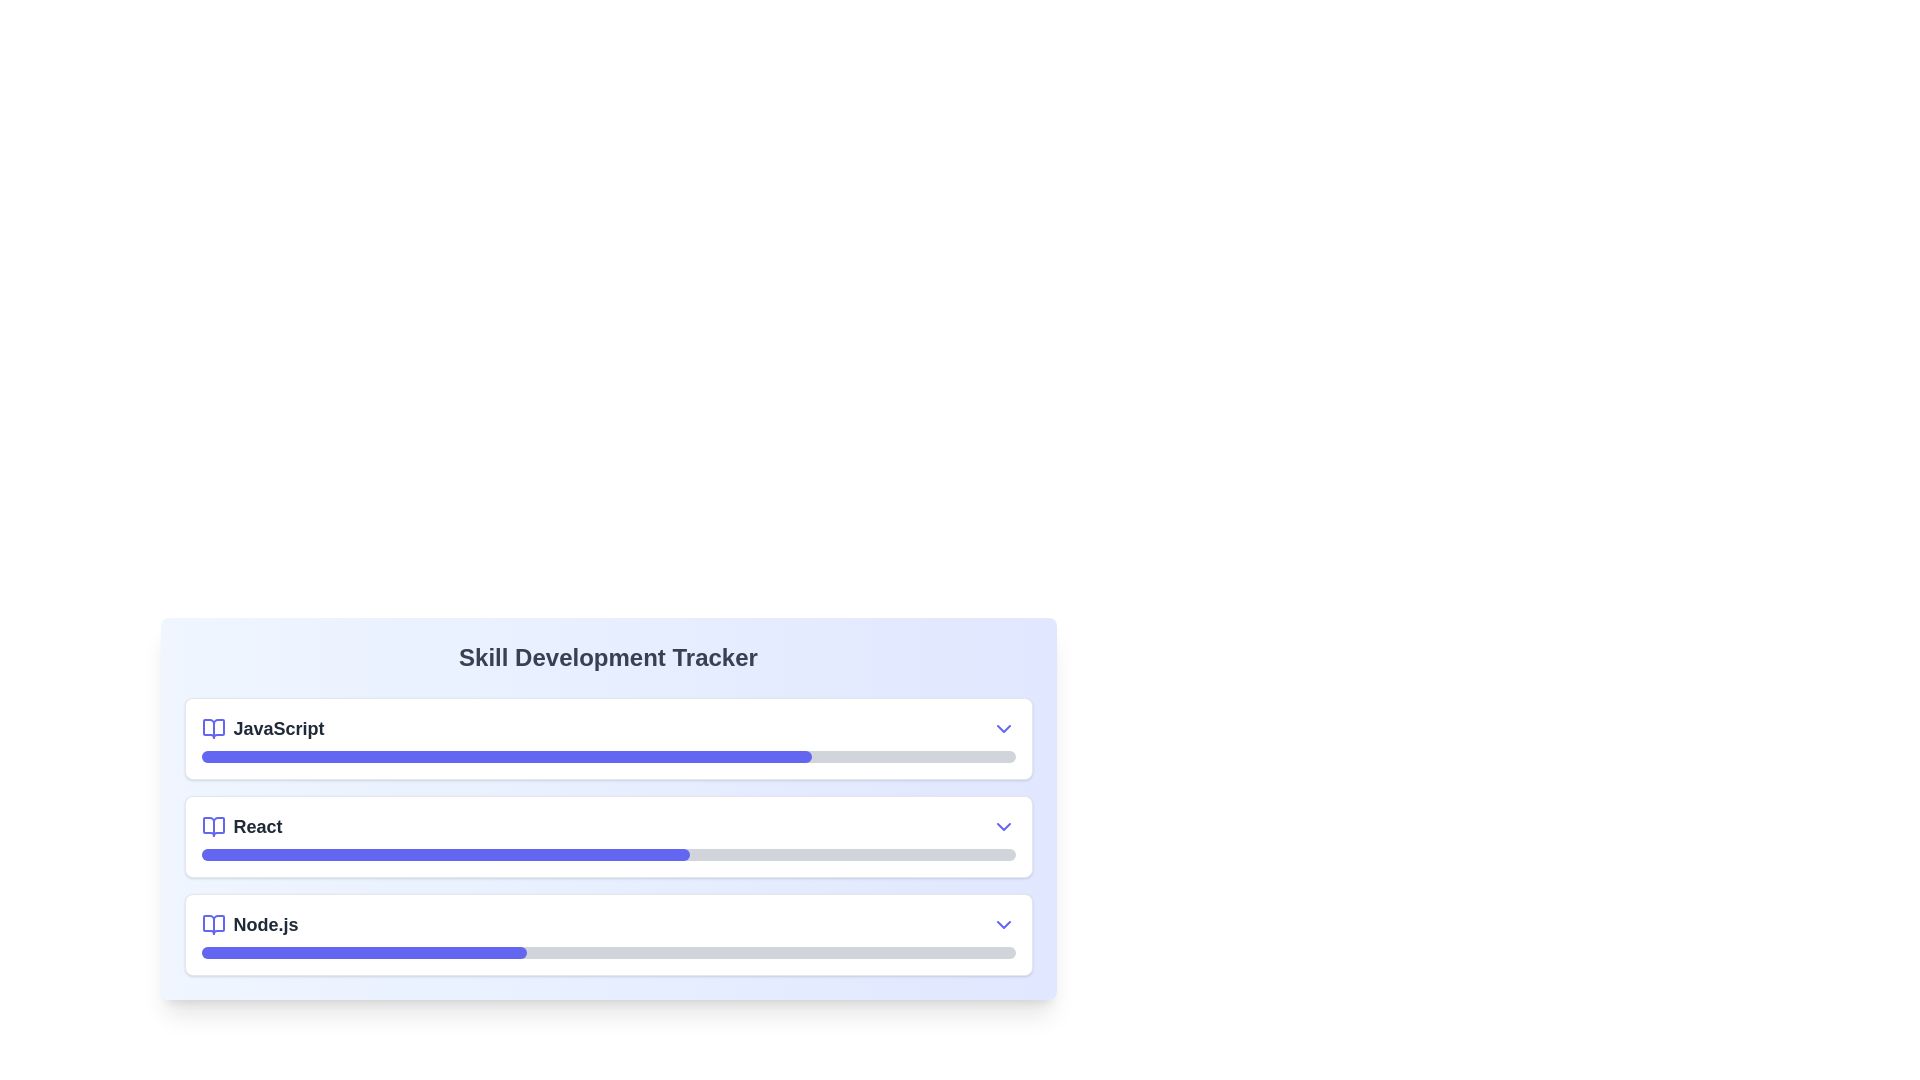 This screenshot has width=1920, height=1080. Describe the element at coordinates (213, 729) in the screenshot. I see `the open book icon, which is blue-indigo in color and located immediately to the left of the 'JavaScript' text in the first row of the skill tracker section` at that location.